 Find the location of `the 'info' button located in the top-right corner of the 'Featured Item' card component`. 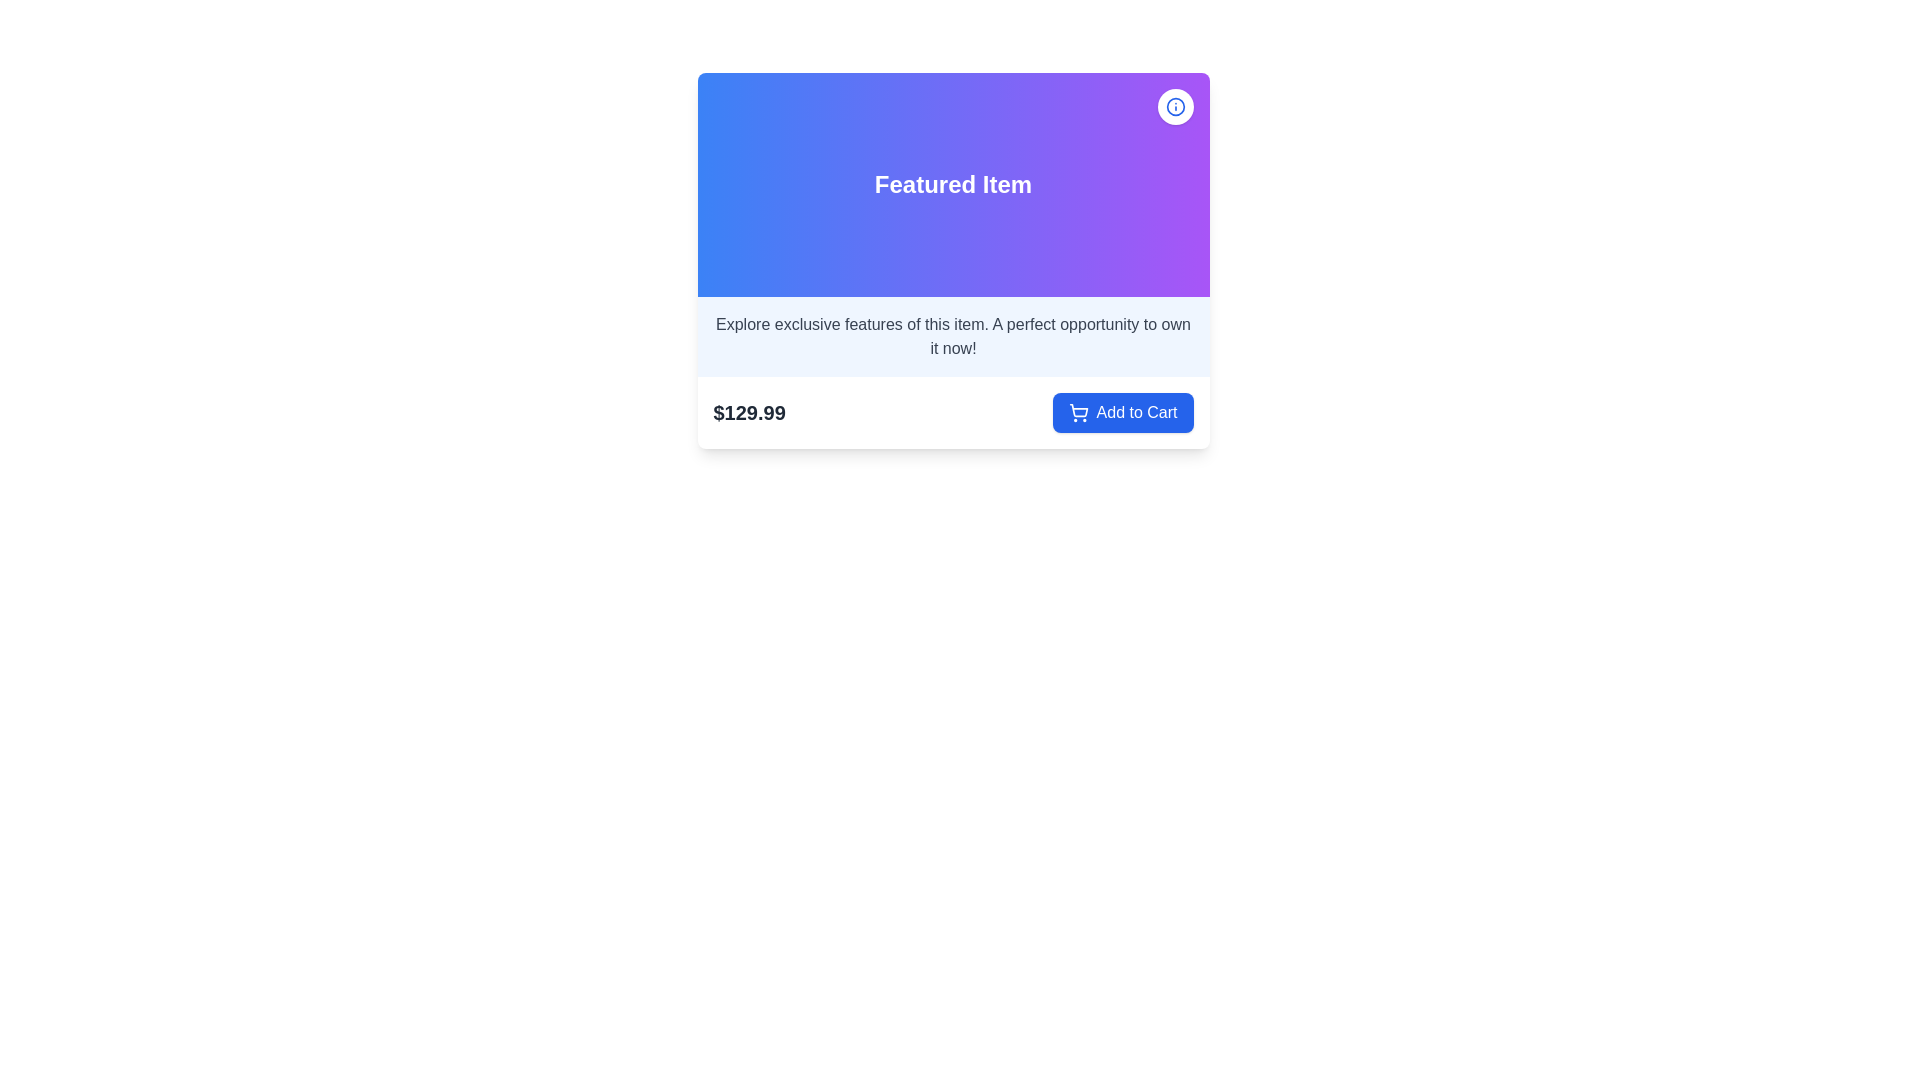

the 'info' button located in the top-right corner of the 'Featured Item' card component is located at coordinates (1175, 107).